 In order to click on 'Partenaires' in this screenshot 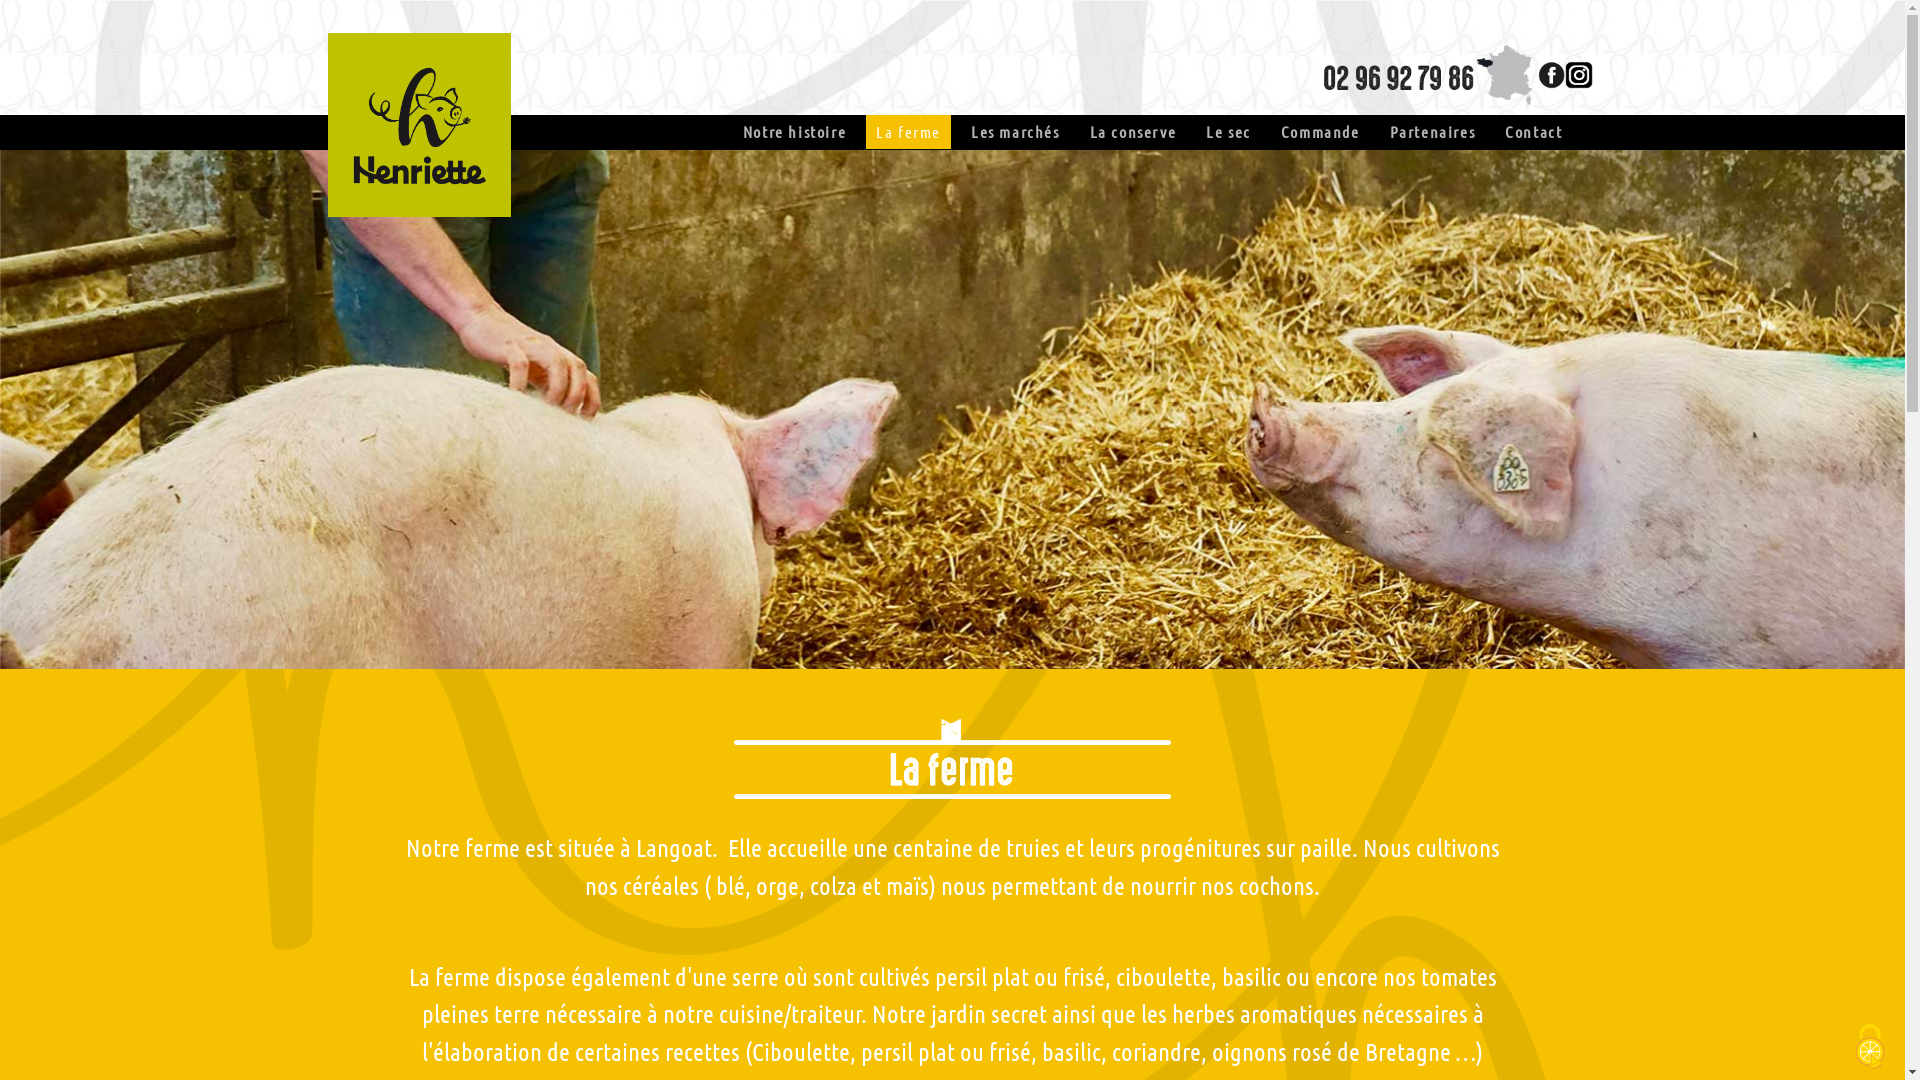, I will do `click(1432, 131)`.